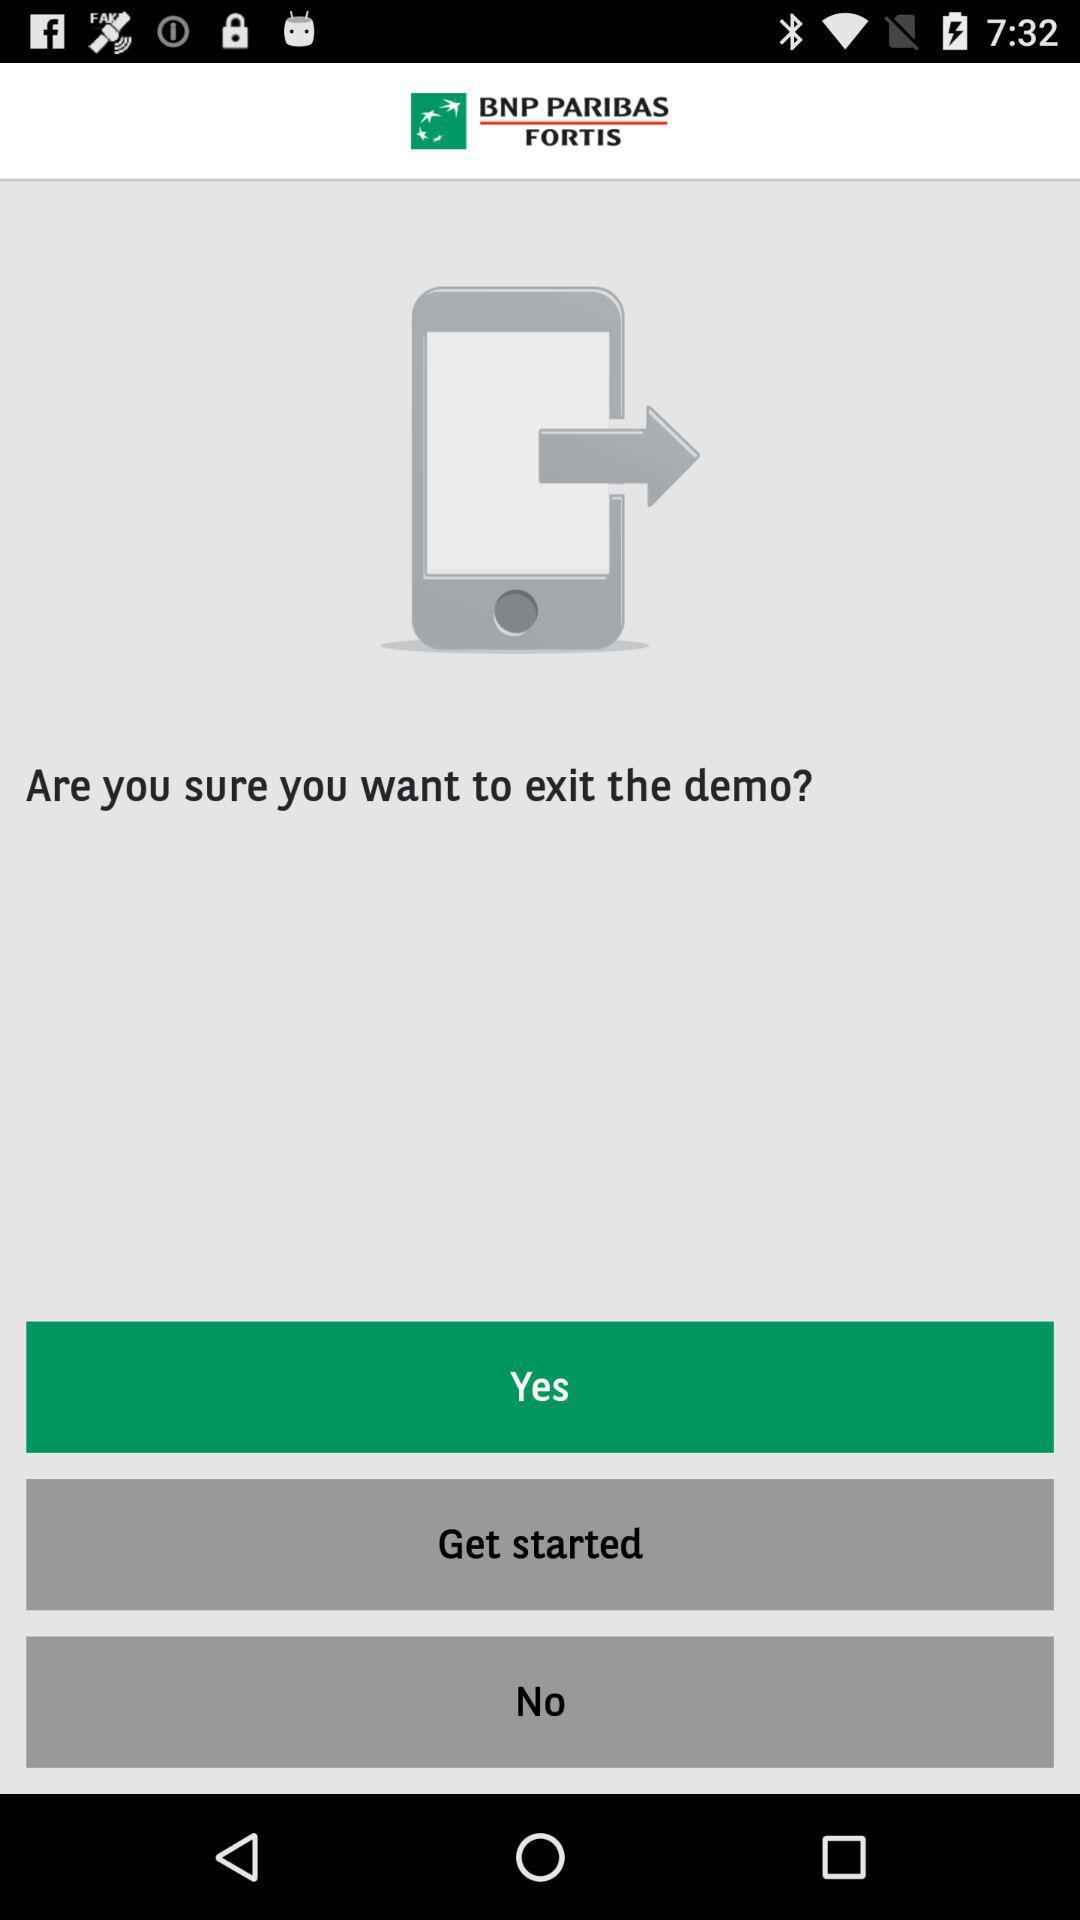  What do you see at coordinates (540, 1701) in the screenshot?
I see `the item below the get started item` at bounding box center [540, 1701].